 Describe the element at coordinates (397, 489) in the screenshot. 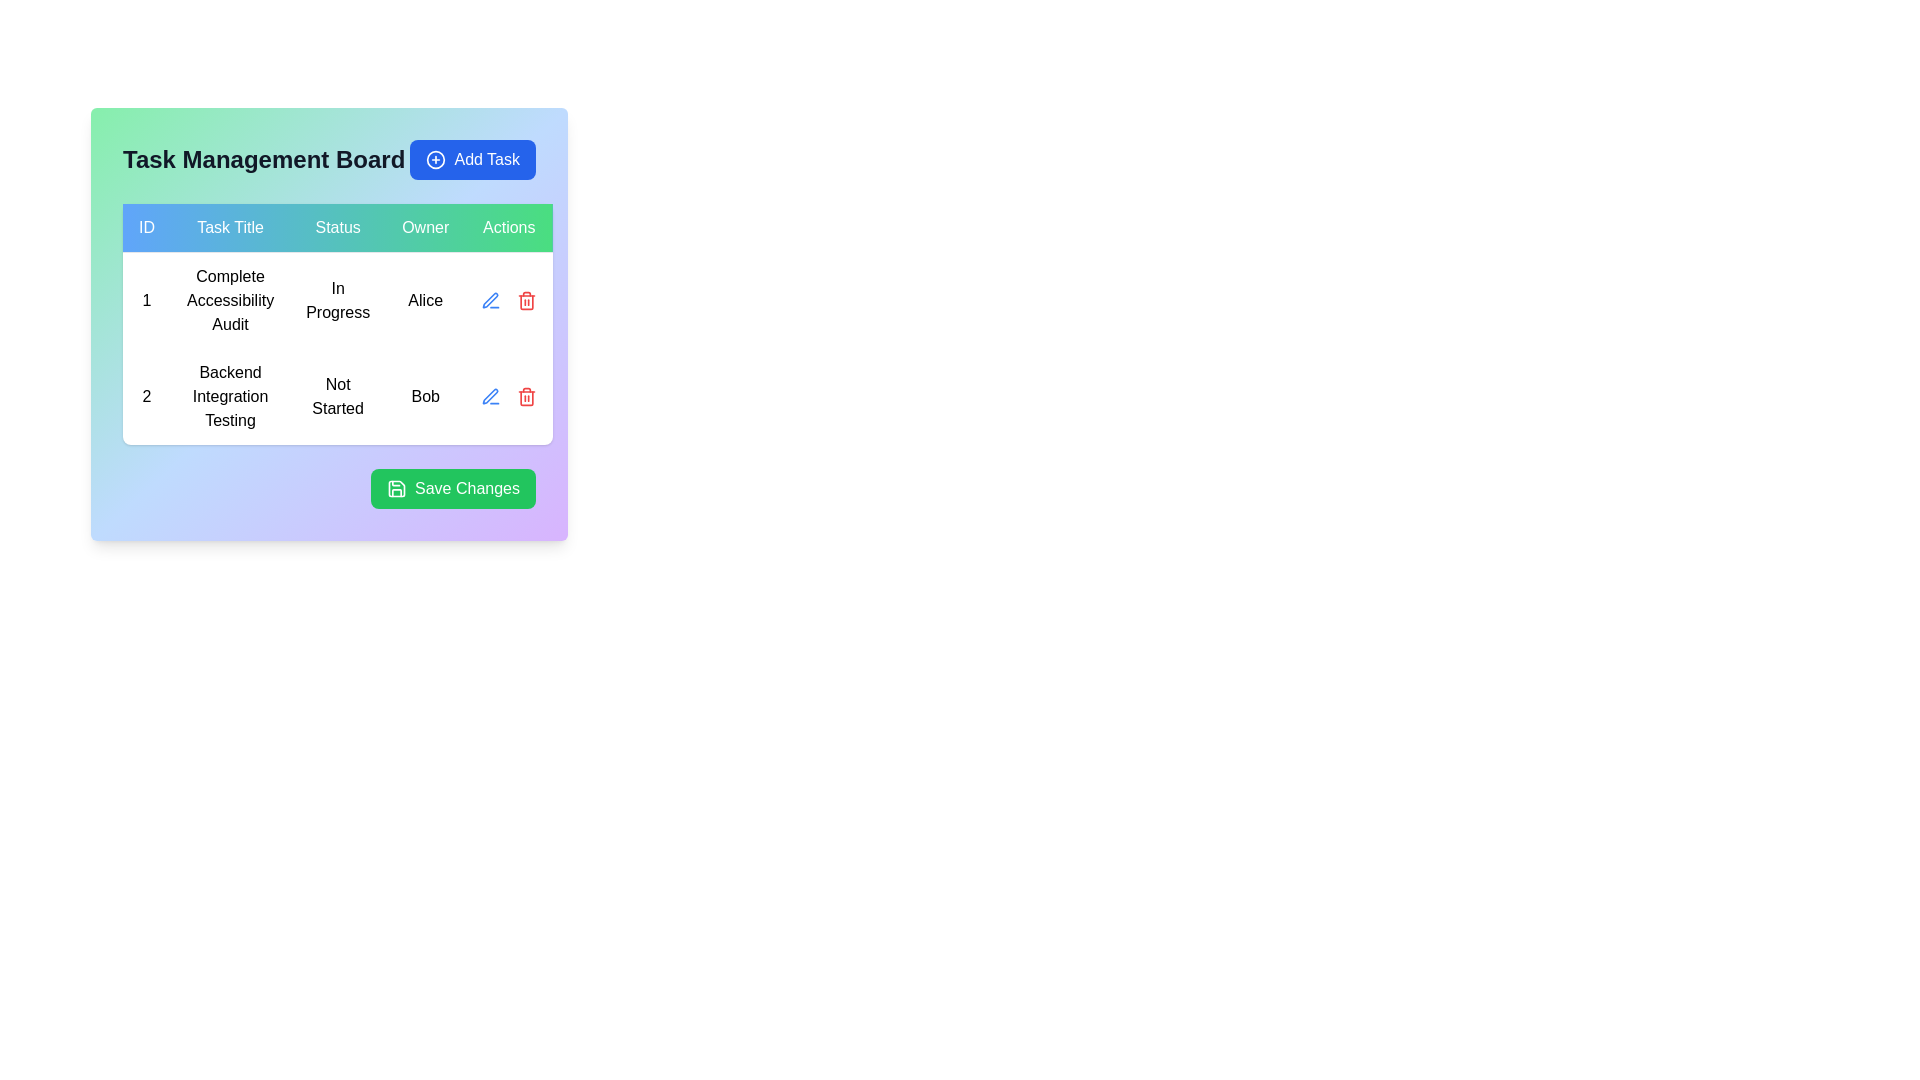

I see `the 'Save Changes' button which features a save icon as its first visible component` at that location.